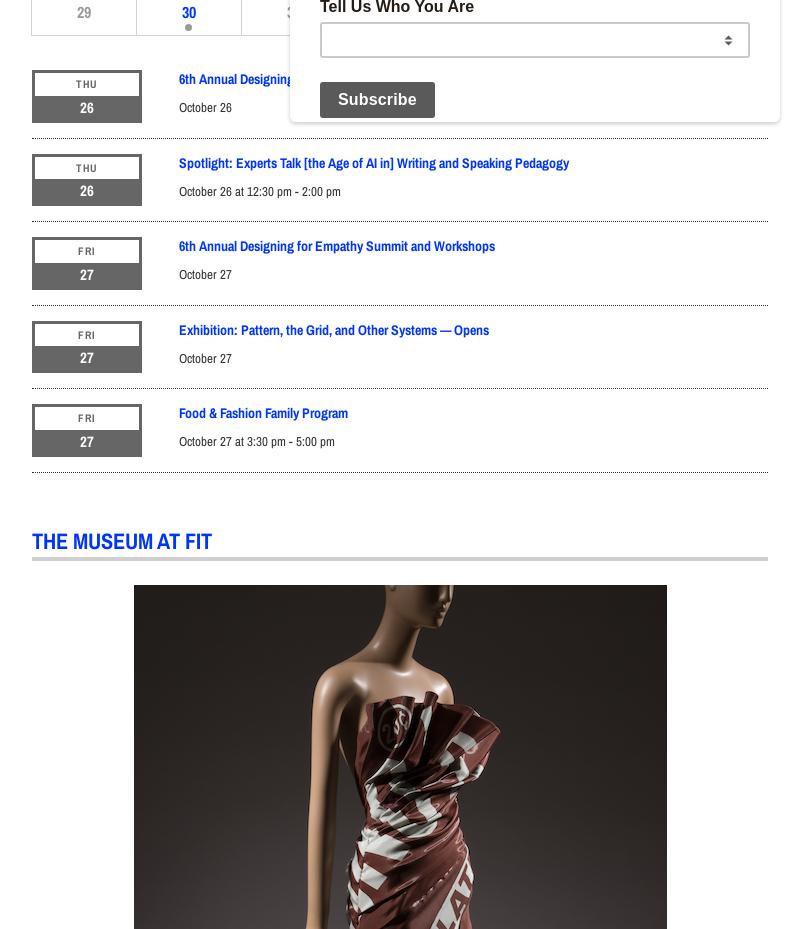 This screenshot has width=800, height=929. Describe the element at coordinates (334, 328) in the screenshot. I see `'Exhibition: Pattern, the Grid, and Other Systems — Opens'` at that location.